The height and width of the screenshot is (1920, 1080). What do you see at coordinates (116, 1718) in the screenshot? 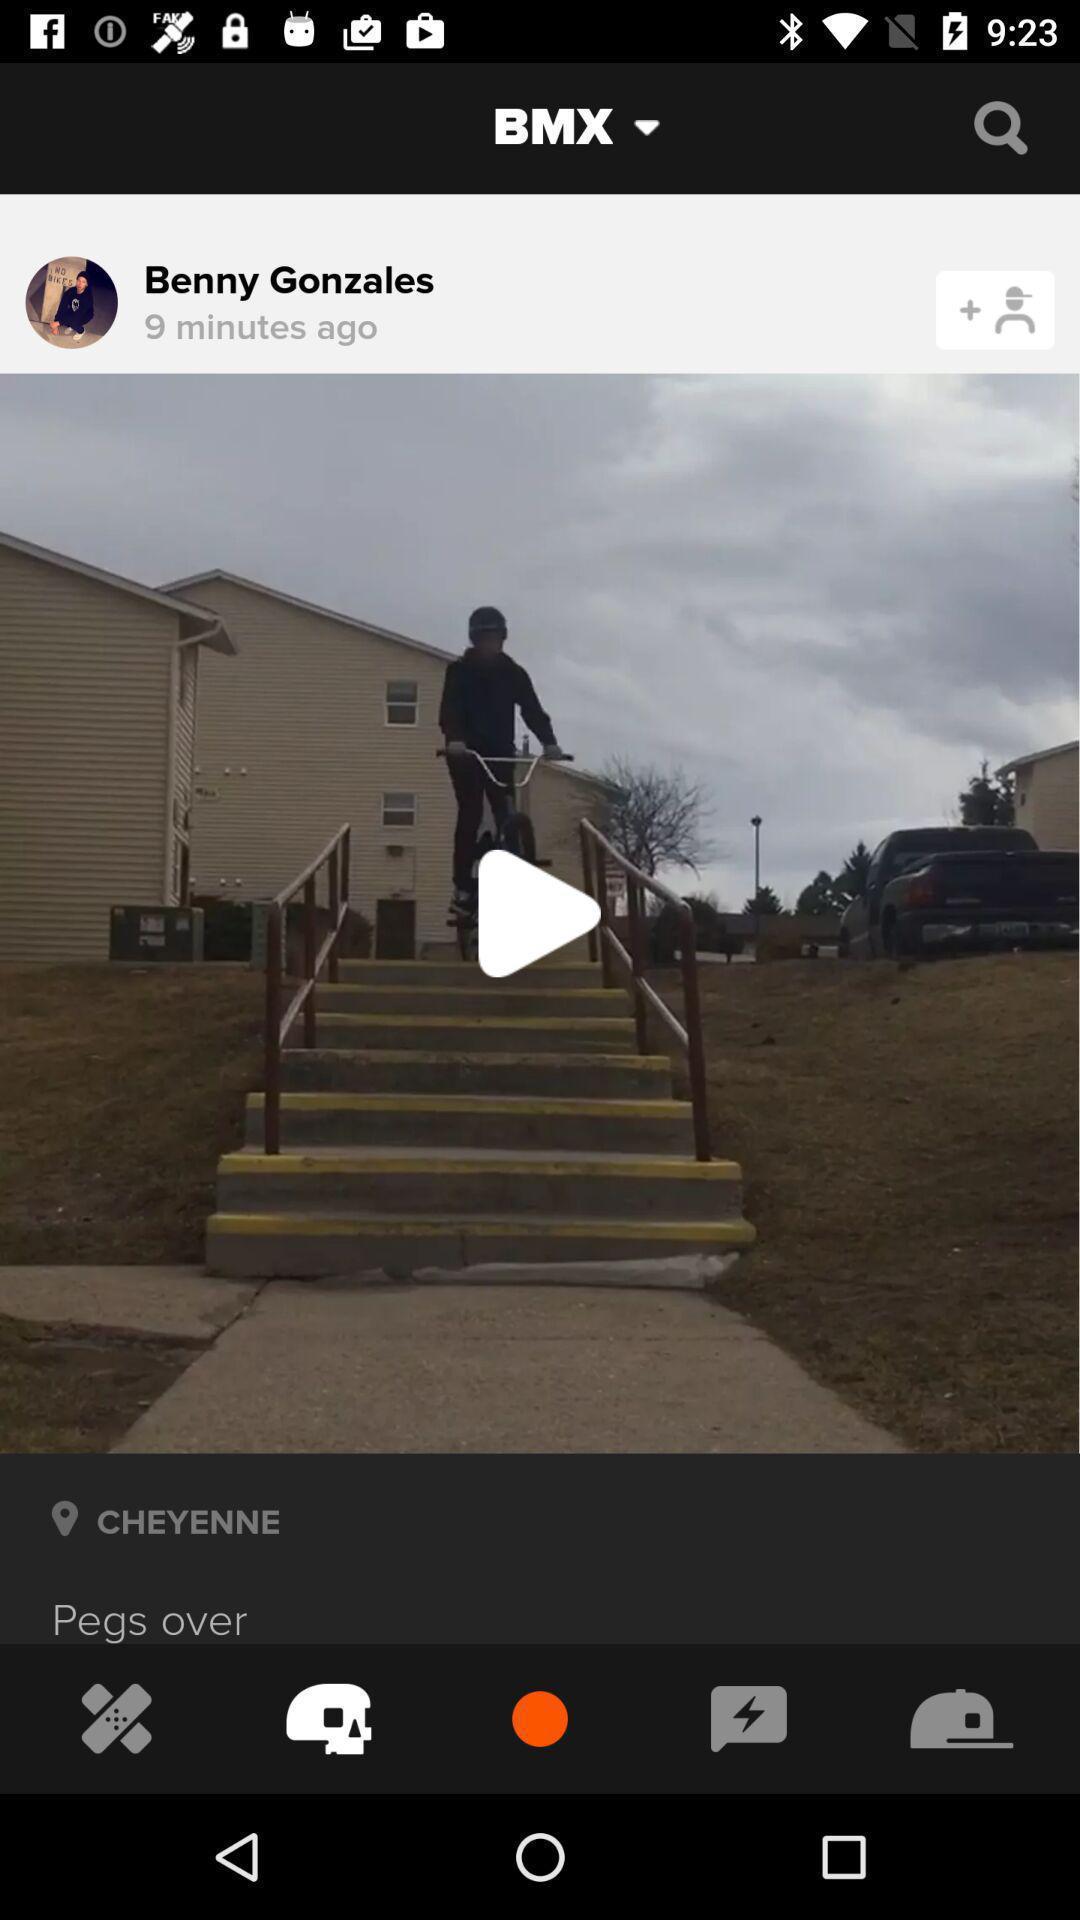
I see `the icon which is just below pegs over` at bounding box center [116, 1718].